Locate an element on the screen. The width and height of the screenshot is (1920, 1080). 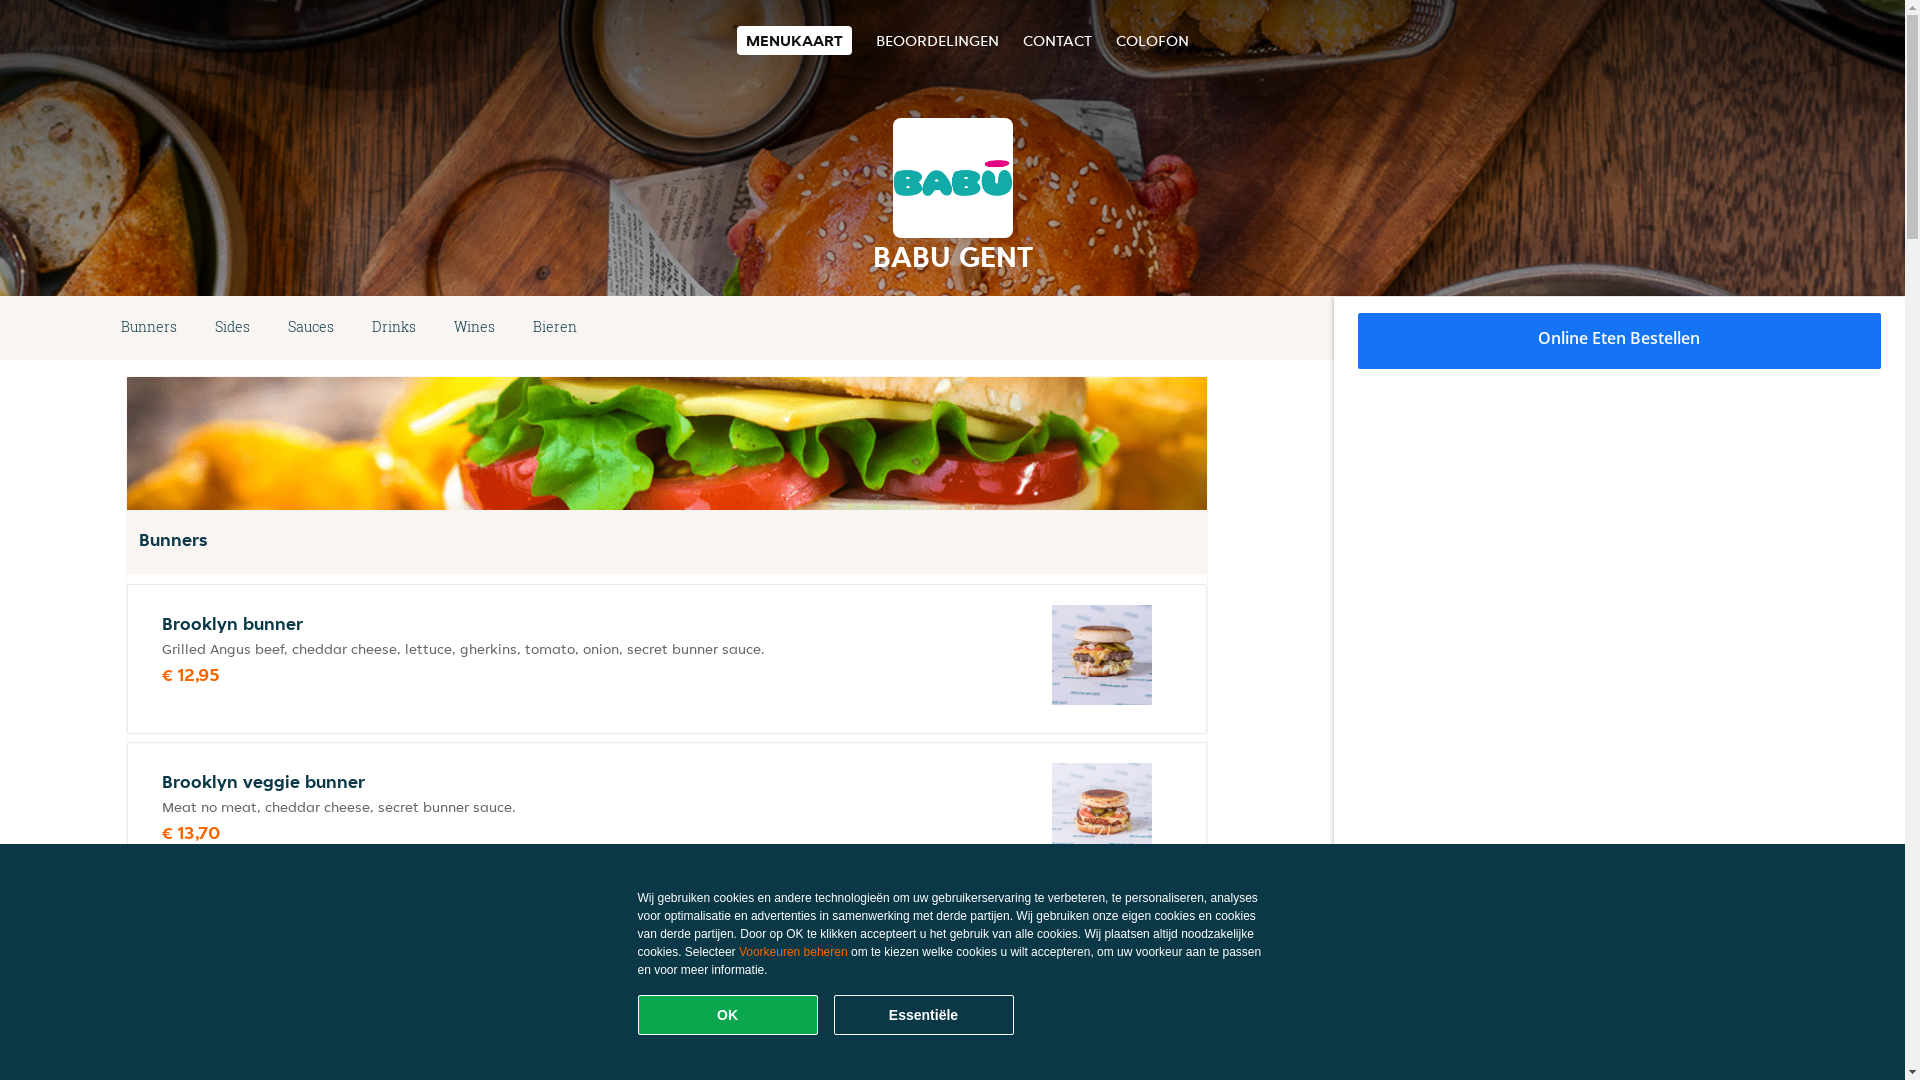
'Wines' is located at coordinates (473, 326).